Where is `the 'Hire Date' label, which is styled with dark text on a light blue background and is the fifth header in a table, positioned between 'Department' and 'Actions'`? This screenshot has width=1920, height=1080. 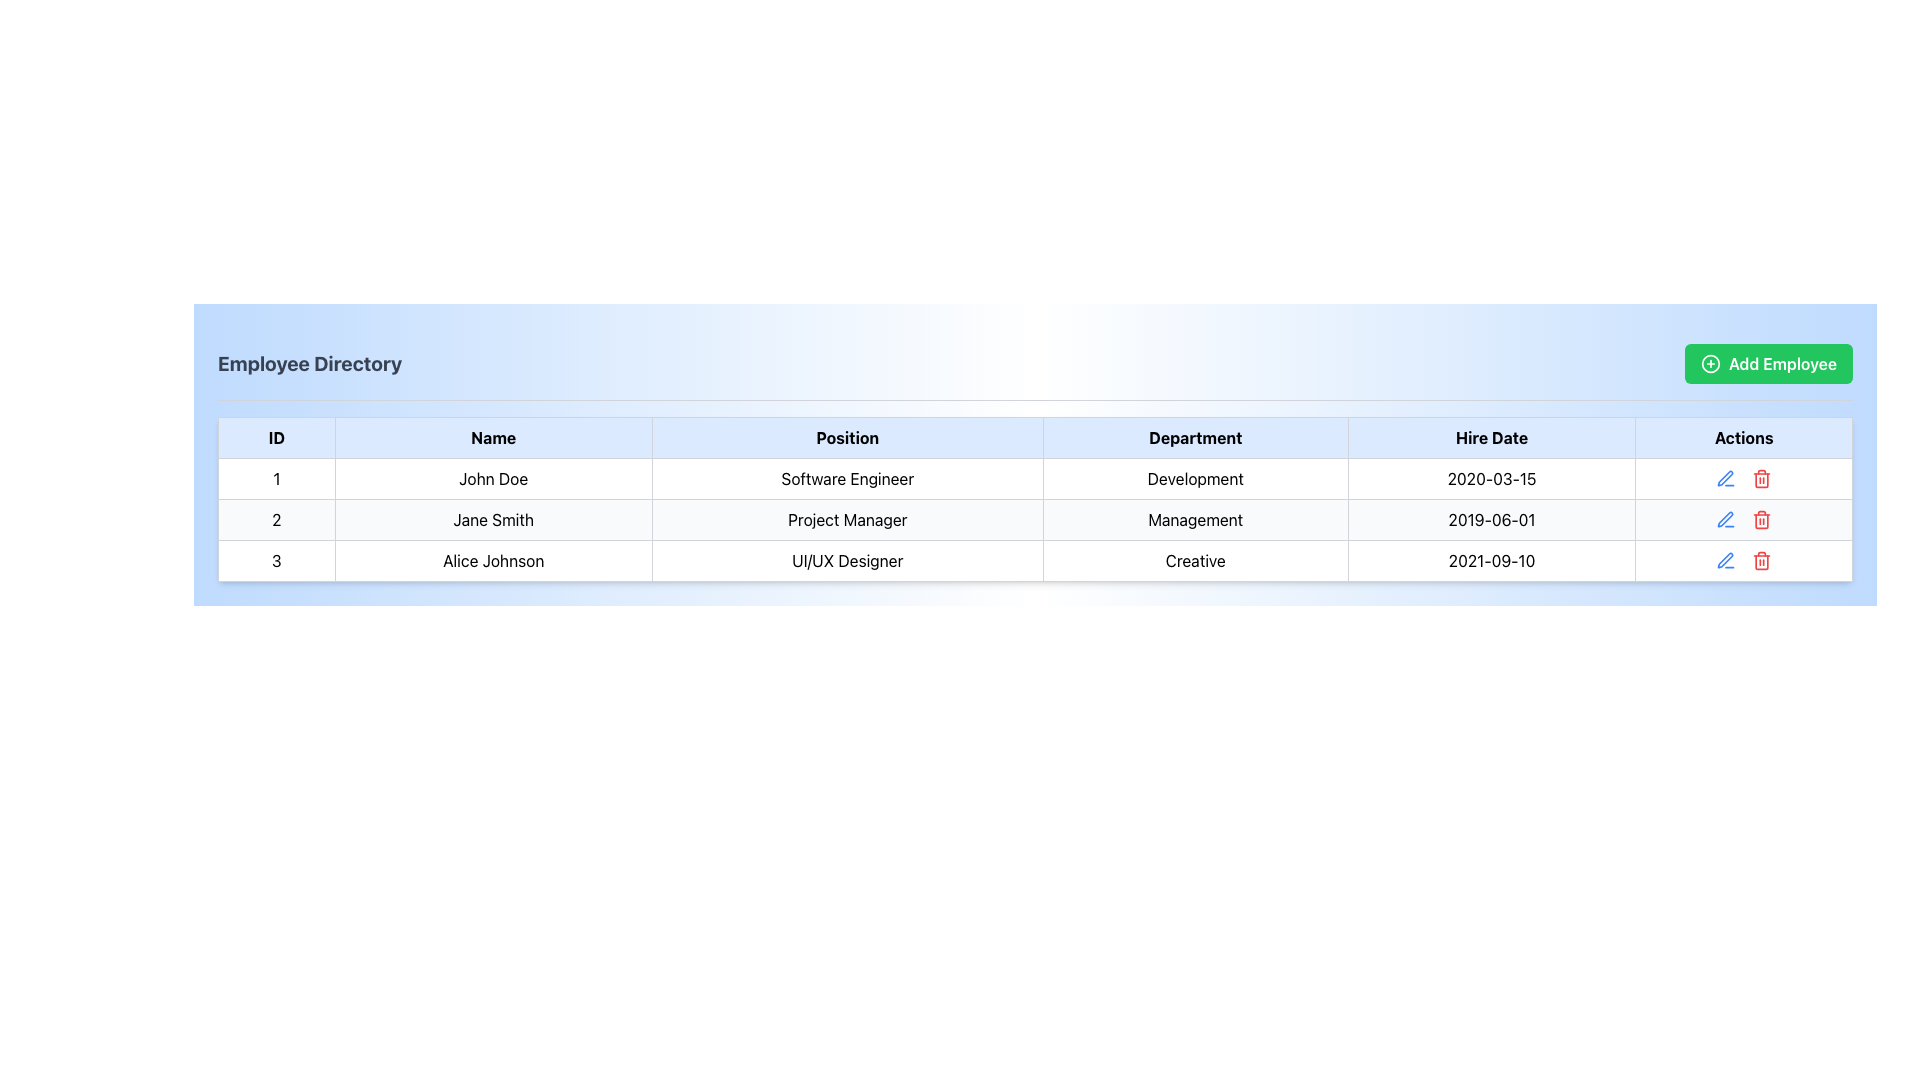 the 'Hire Date' label, which is styled with dark text on a light blue background and is the fifth header in a table, positioned between 'Department' and 'Actions' is located at coordinates (1492, 437).